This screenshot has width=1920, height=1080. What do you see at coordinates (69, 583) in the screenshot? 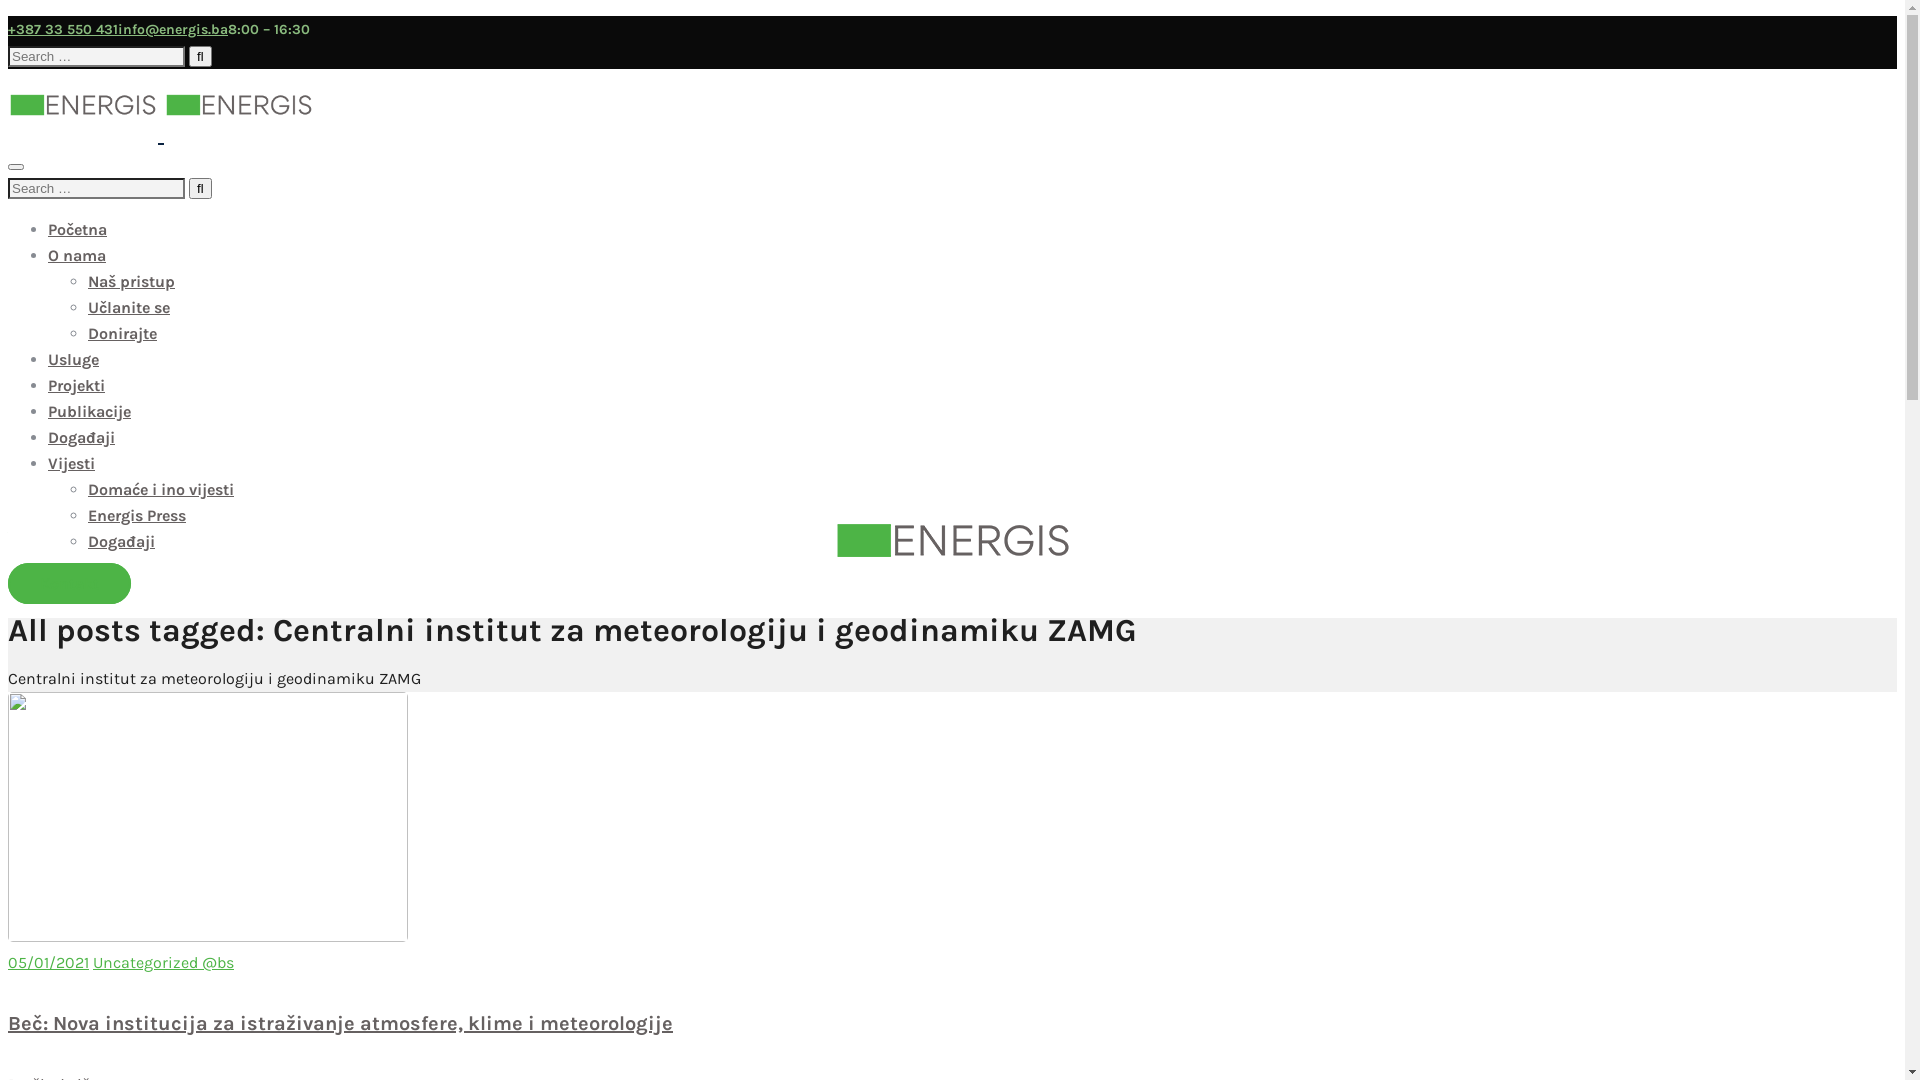
I see `'Kontakt'` at bounding box center [69, 583].